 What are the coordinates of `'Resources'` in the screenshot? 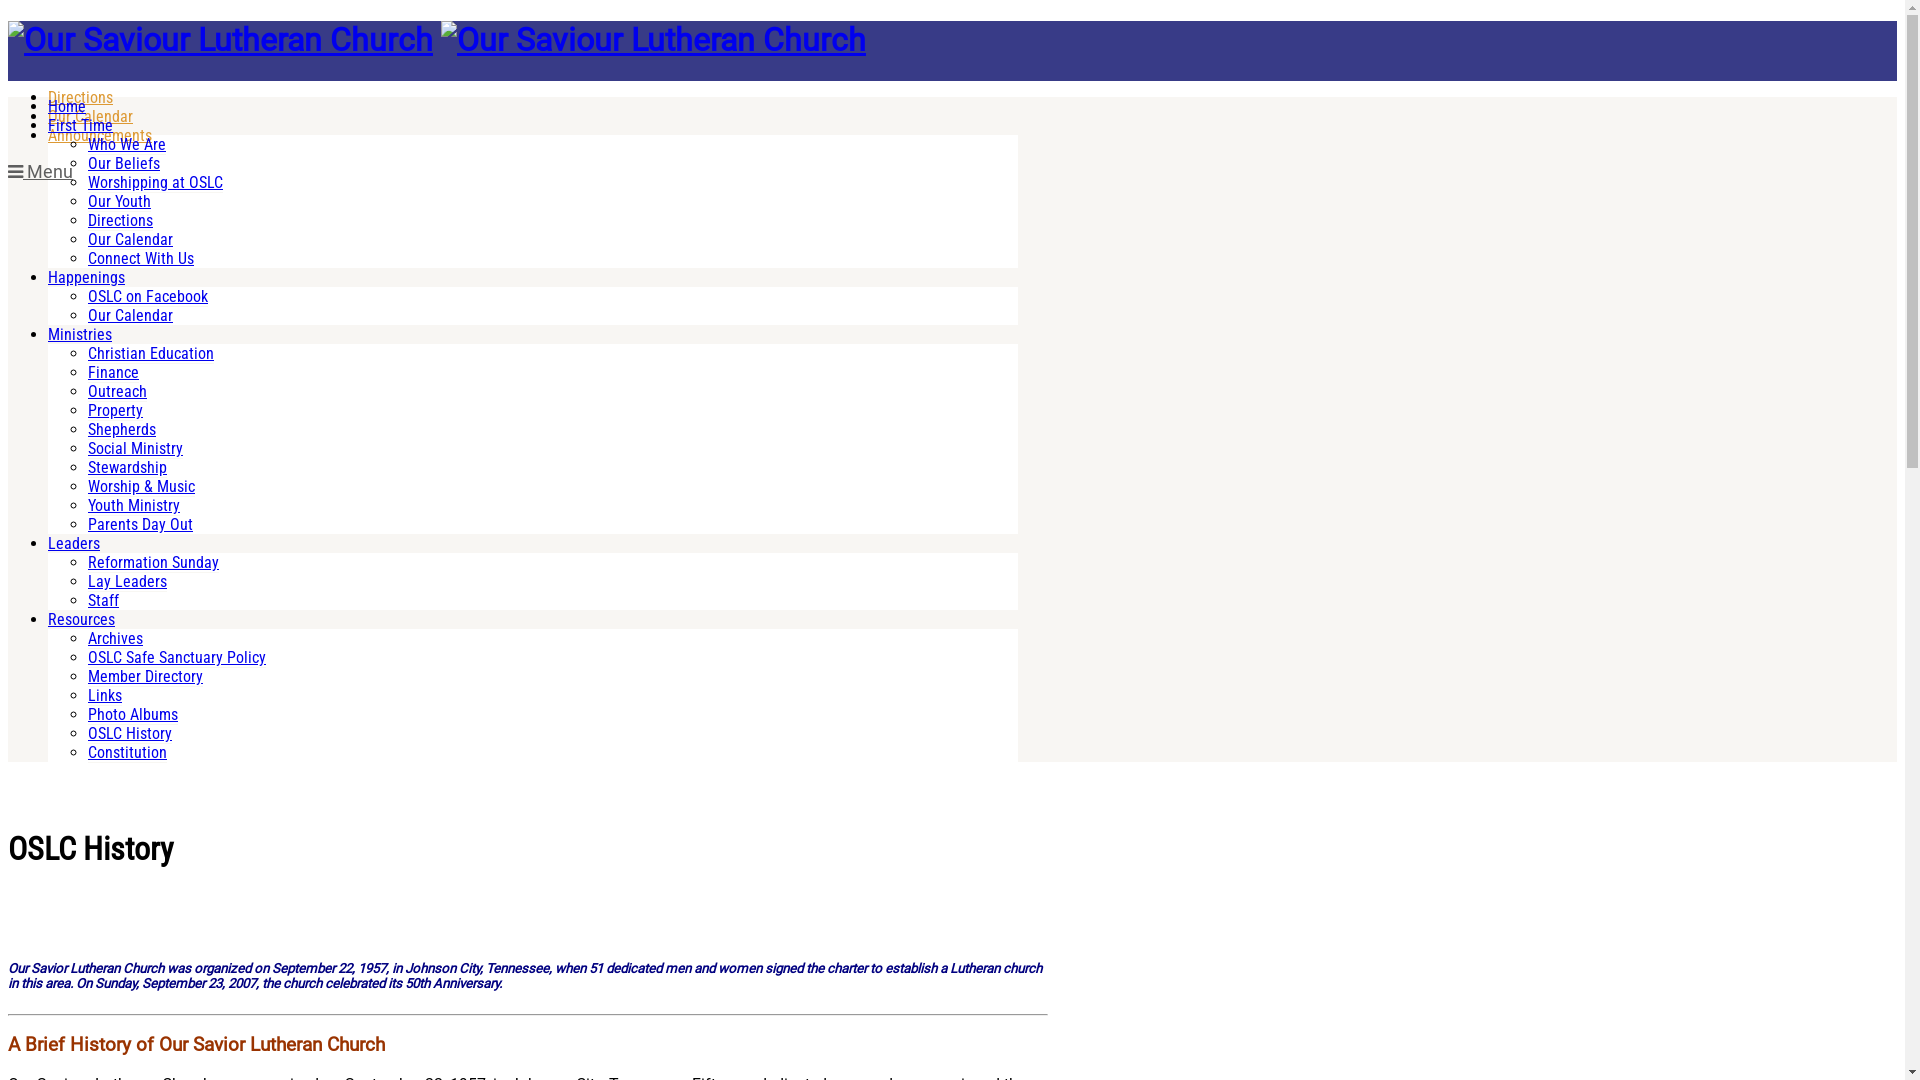 It's located at (80, 618).